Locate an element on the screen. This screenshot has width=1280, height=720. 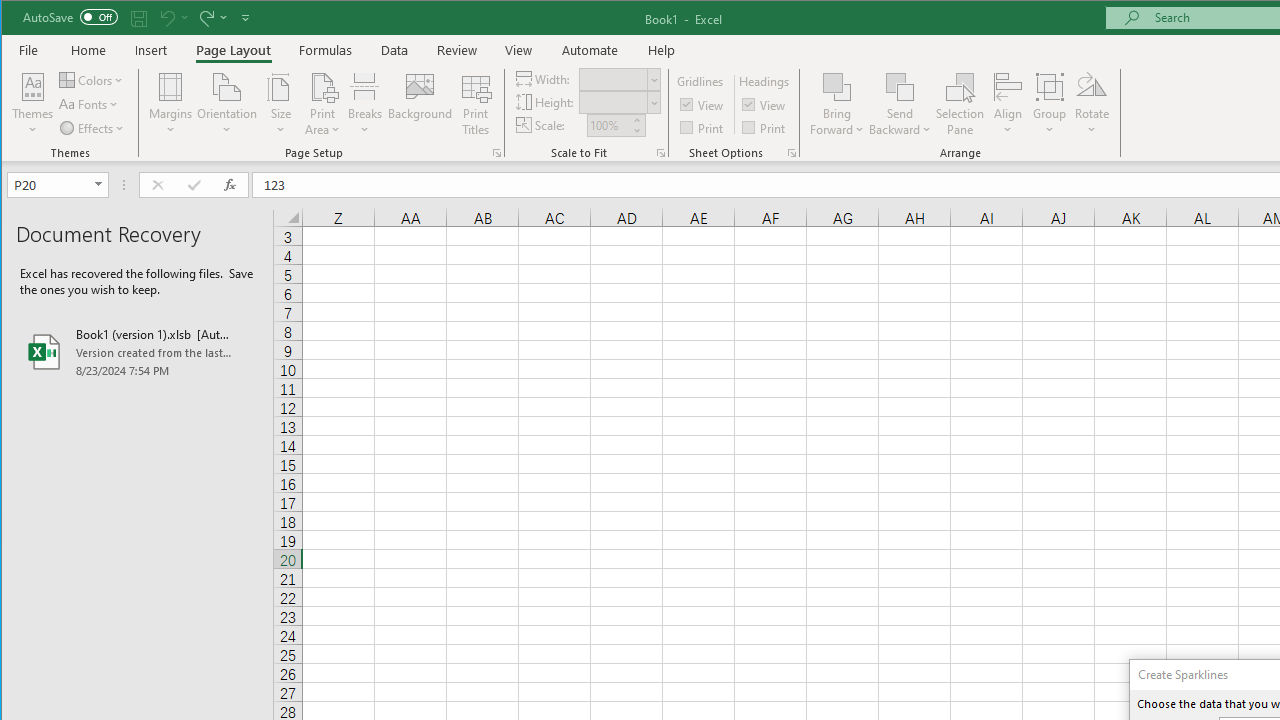
'Help' is located at coordinates (661, 49).